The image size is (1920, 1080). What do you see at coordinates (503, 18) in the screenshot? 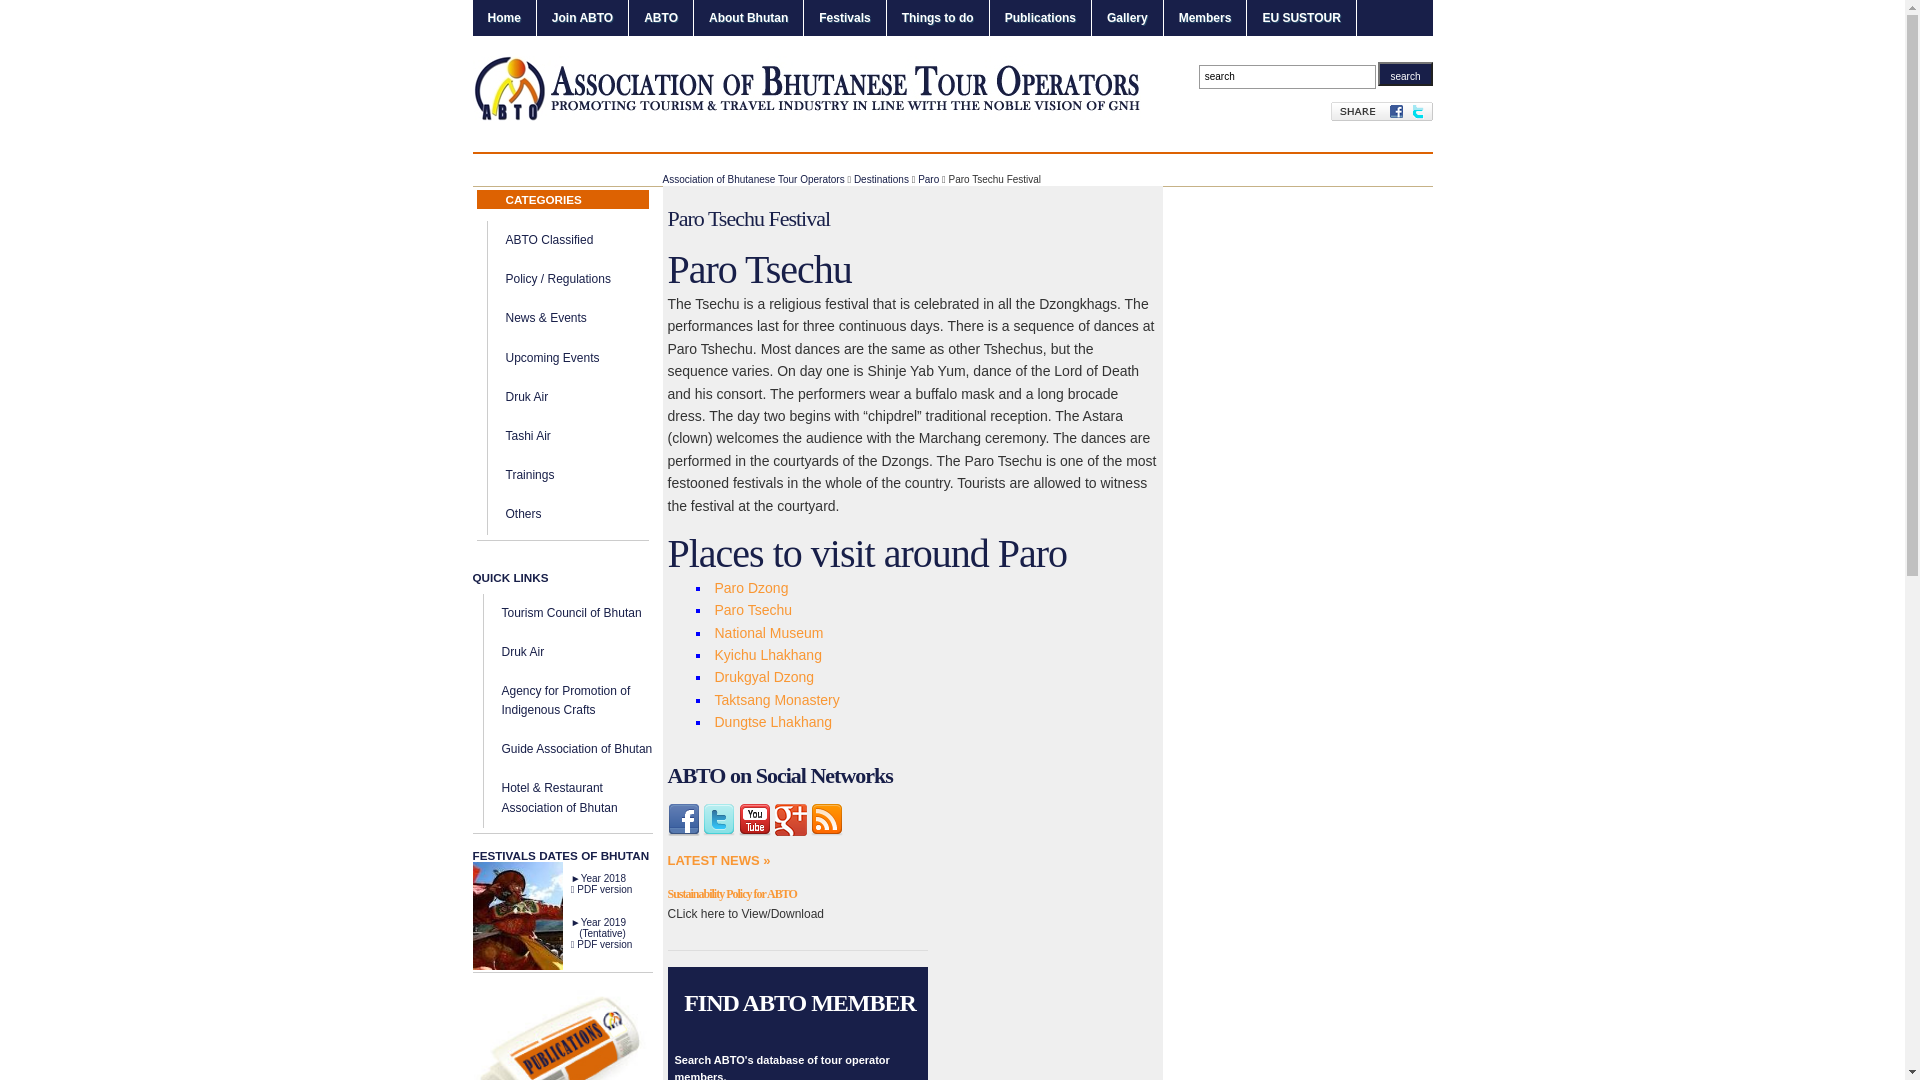
I see `'Home'` at bounding box center [503, 18].